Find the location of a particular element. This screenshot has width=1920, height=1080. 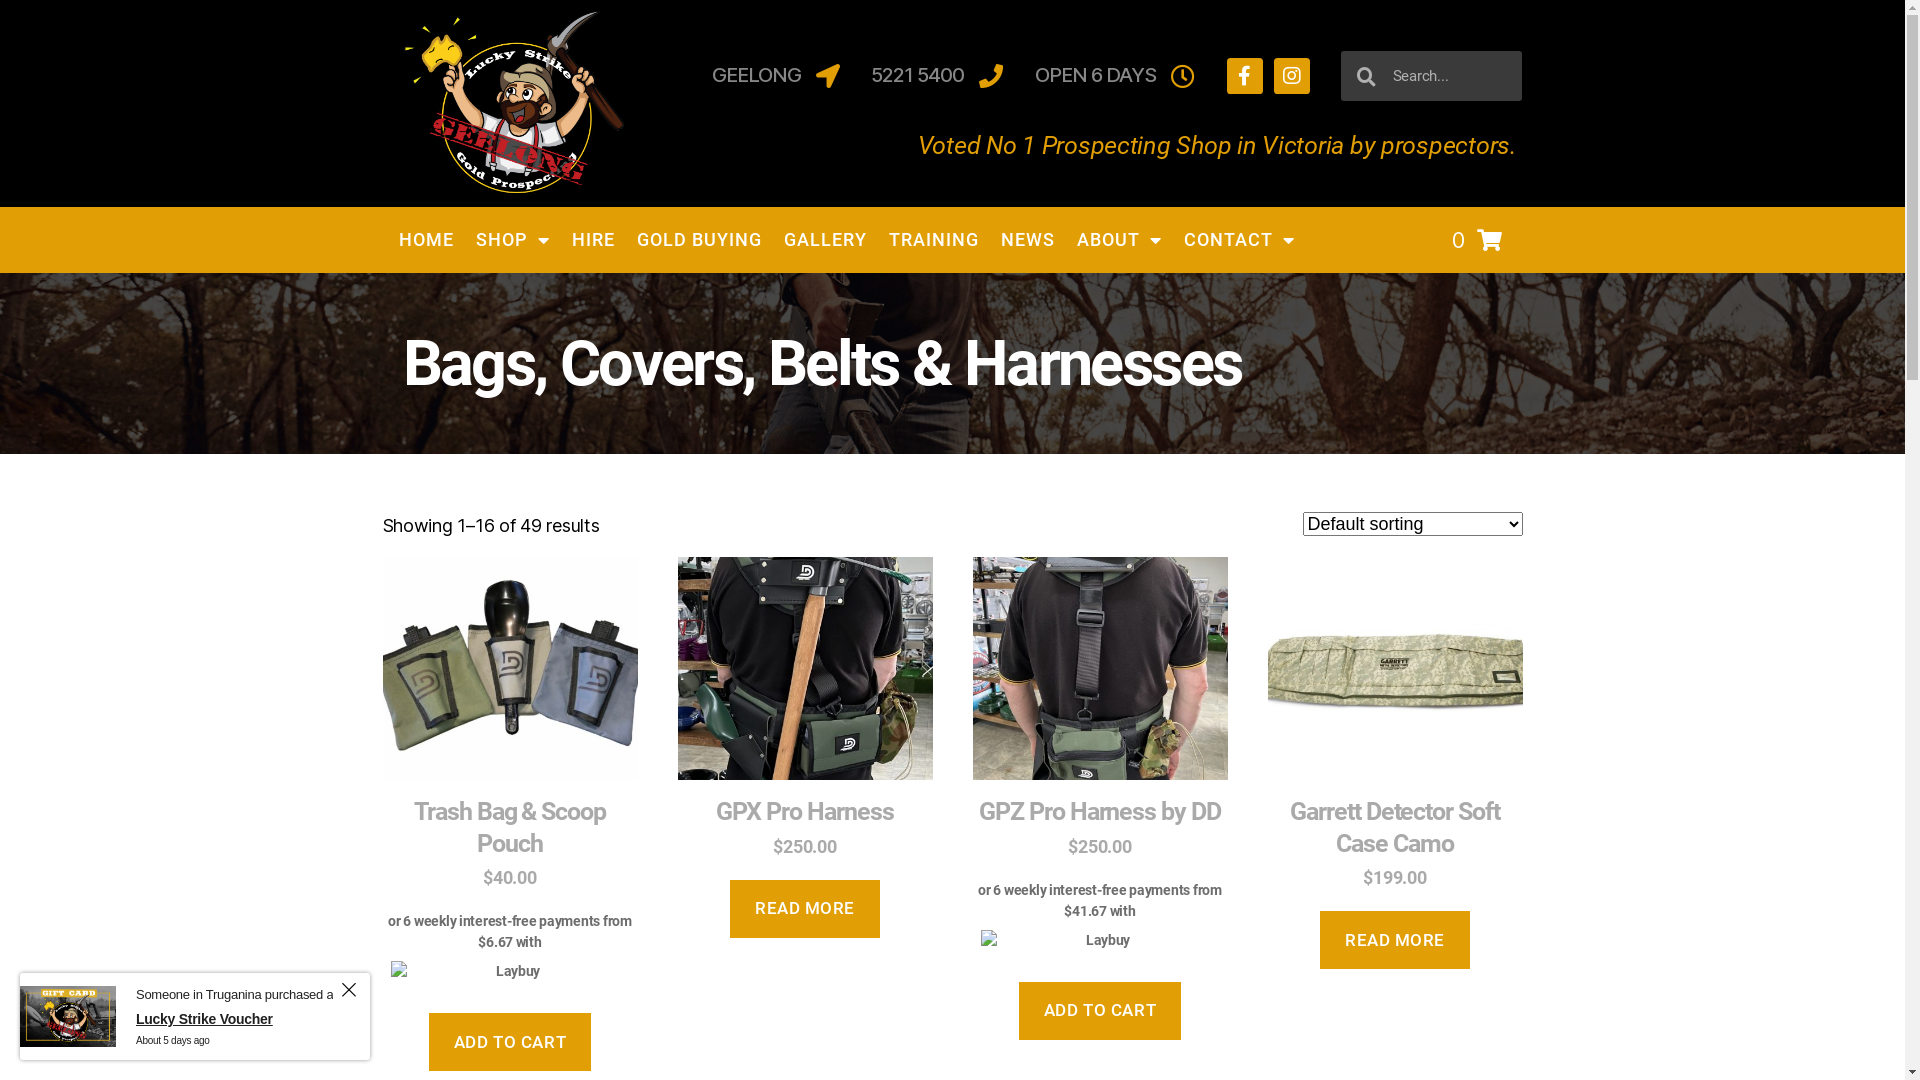

'TRAINING' is located at coordinates (933, 238).